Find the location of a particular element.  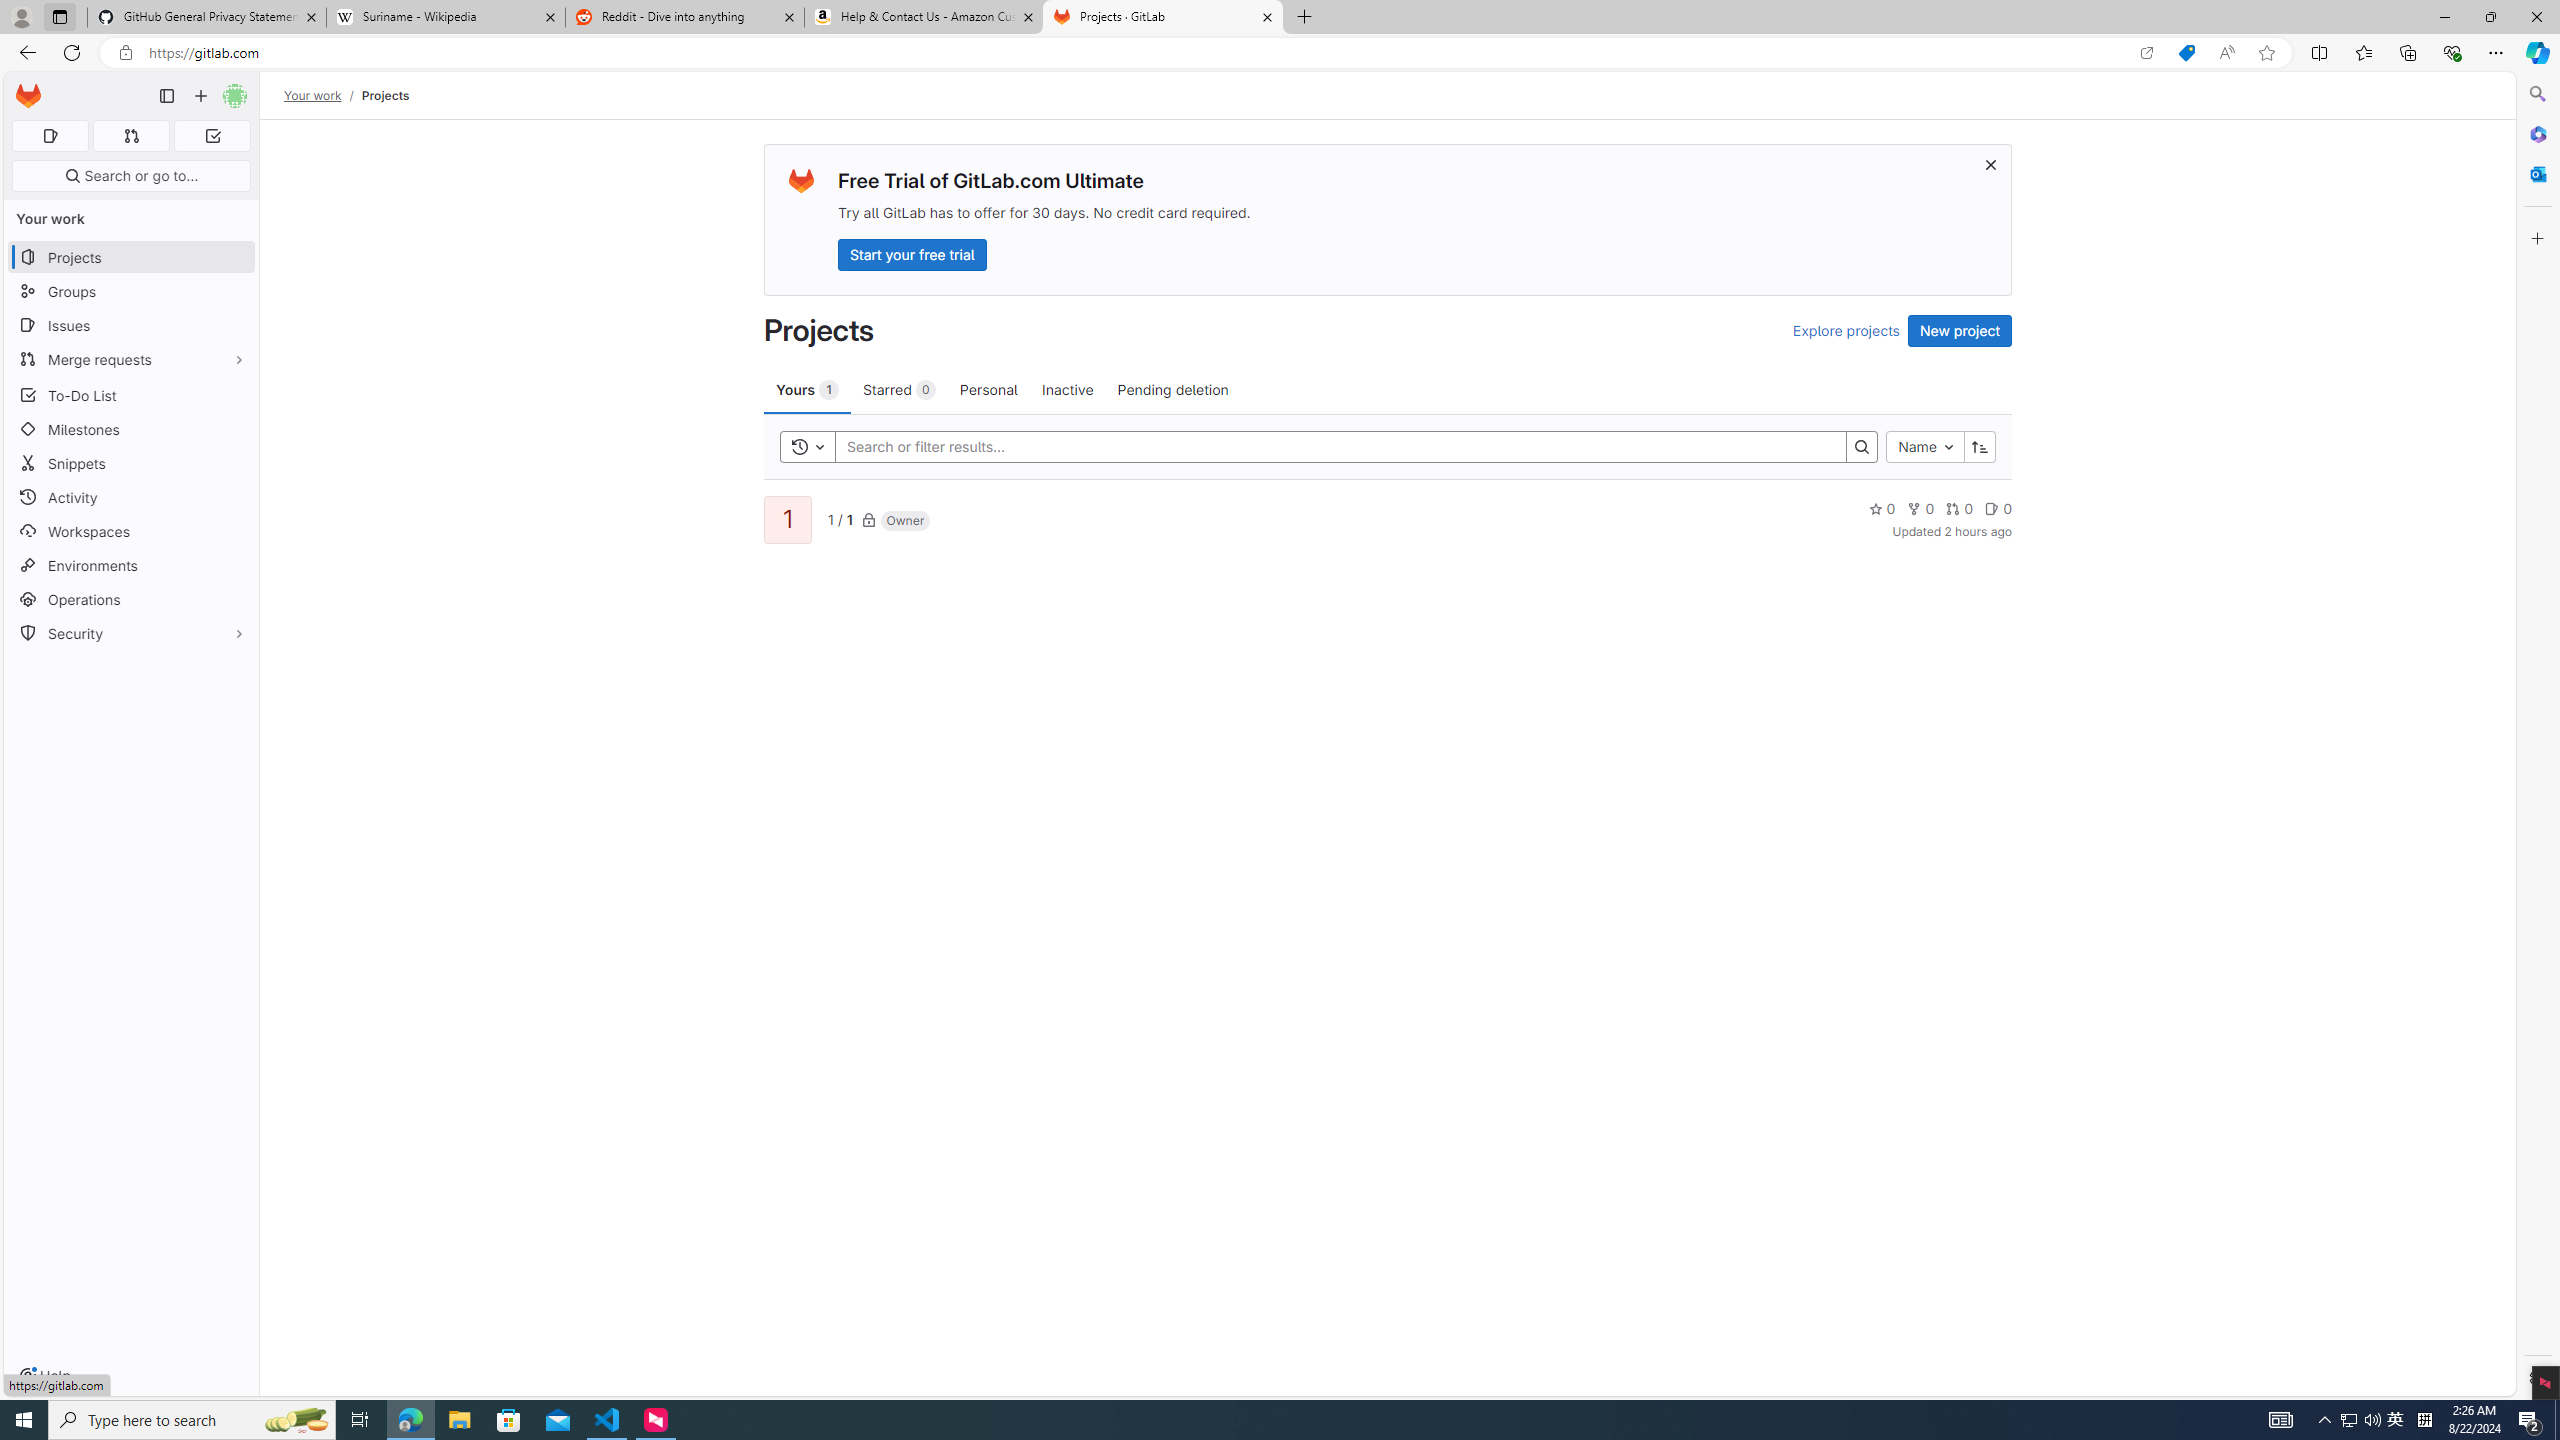

'Start your free trial' is located at coordinates (912, 253).